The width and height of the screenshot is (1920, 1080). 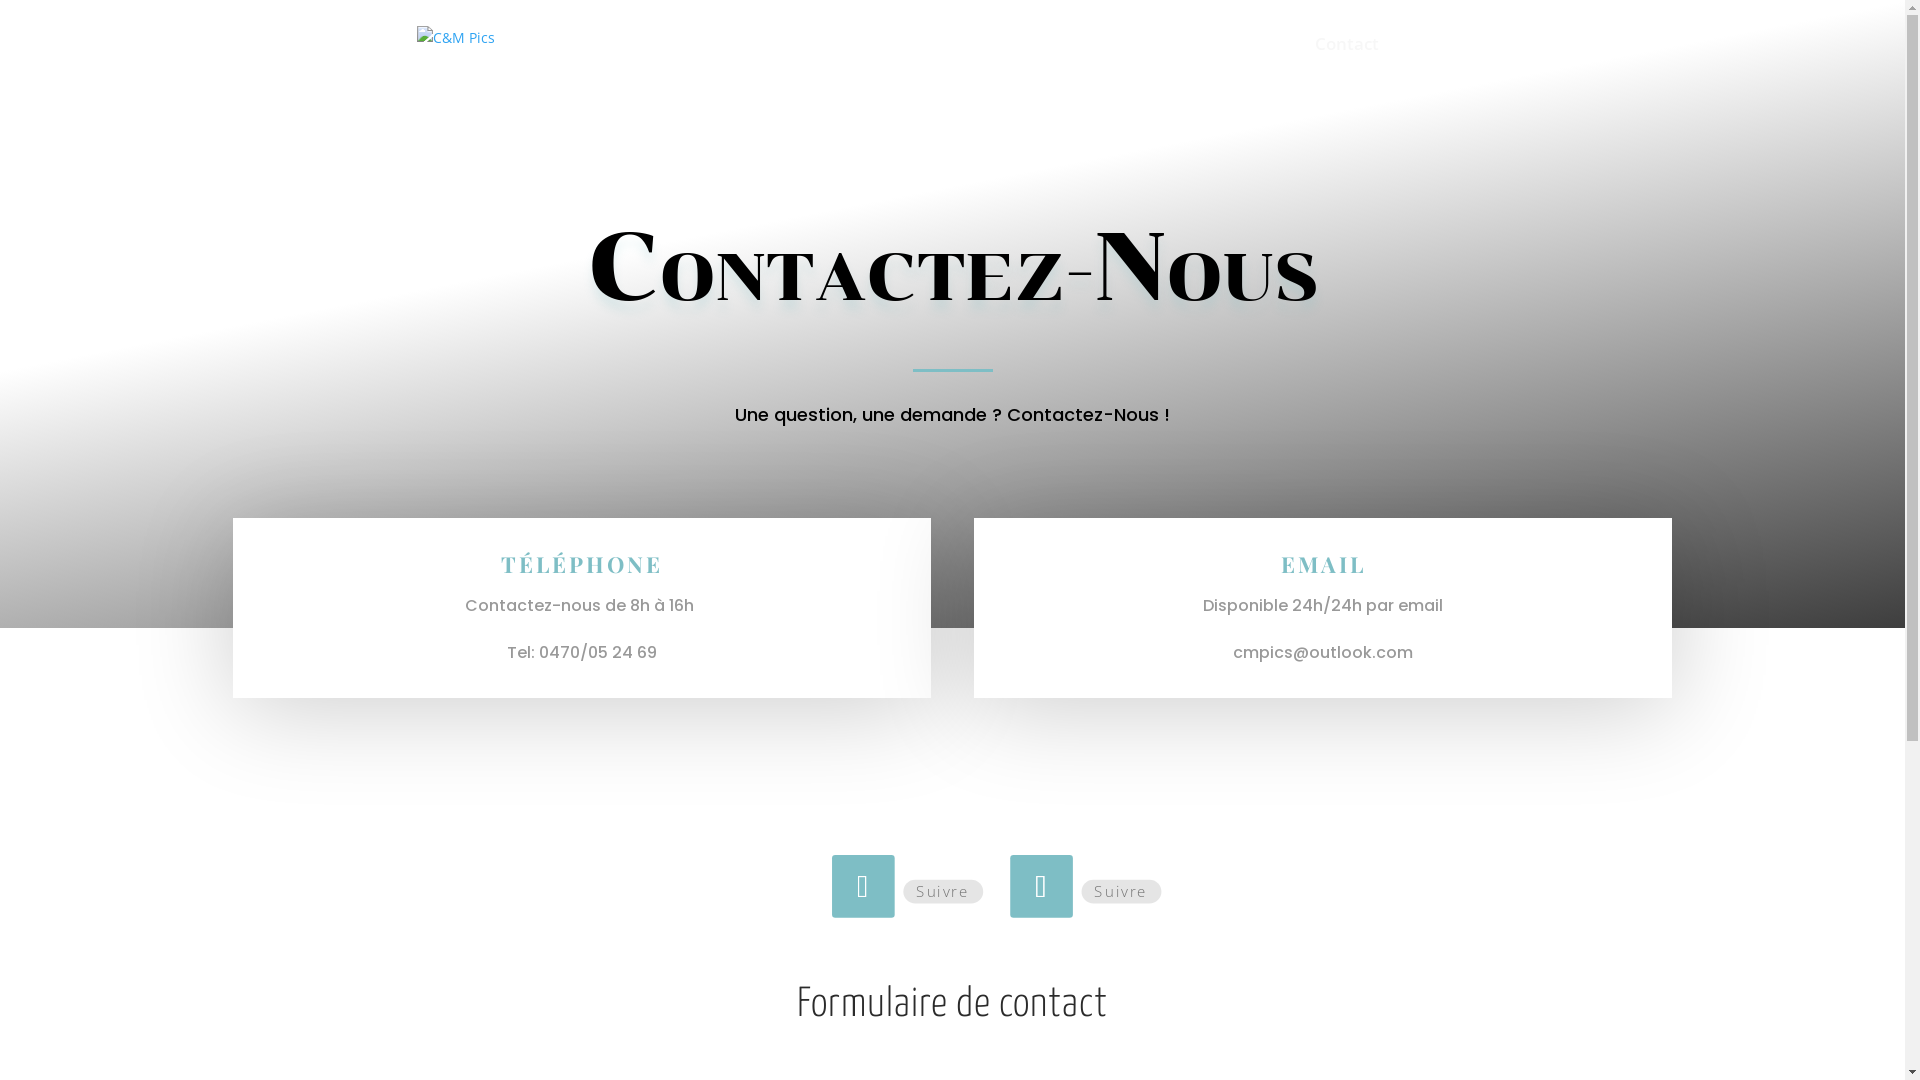 I want to click on 'Suivre', so click(x=1116, y=890).